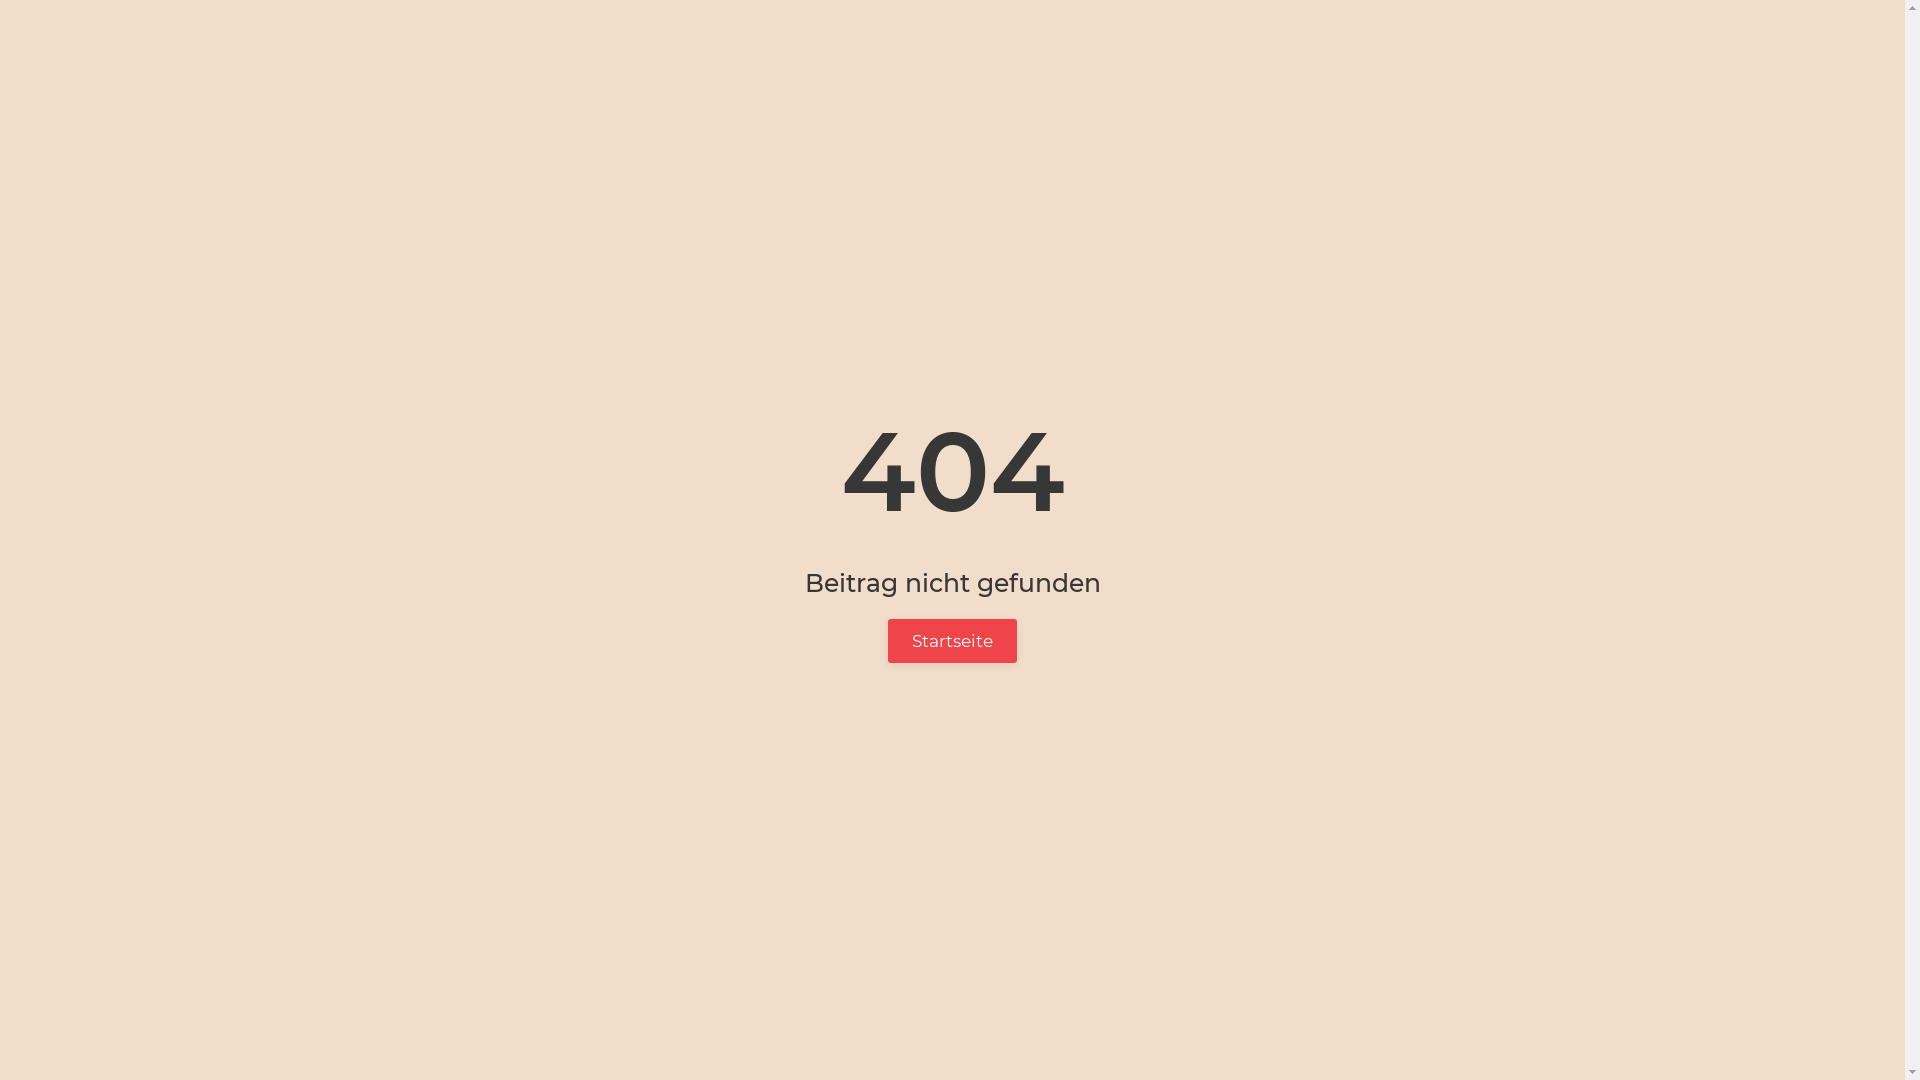 The height and width of the screenshot is (1080, 1920). What do you see at coordinates (887, 640) in the screenshot?
I see `'Startseite'` at bounding box center [887, 640].